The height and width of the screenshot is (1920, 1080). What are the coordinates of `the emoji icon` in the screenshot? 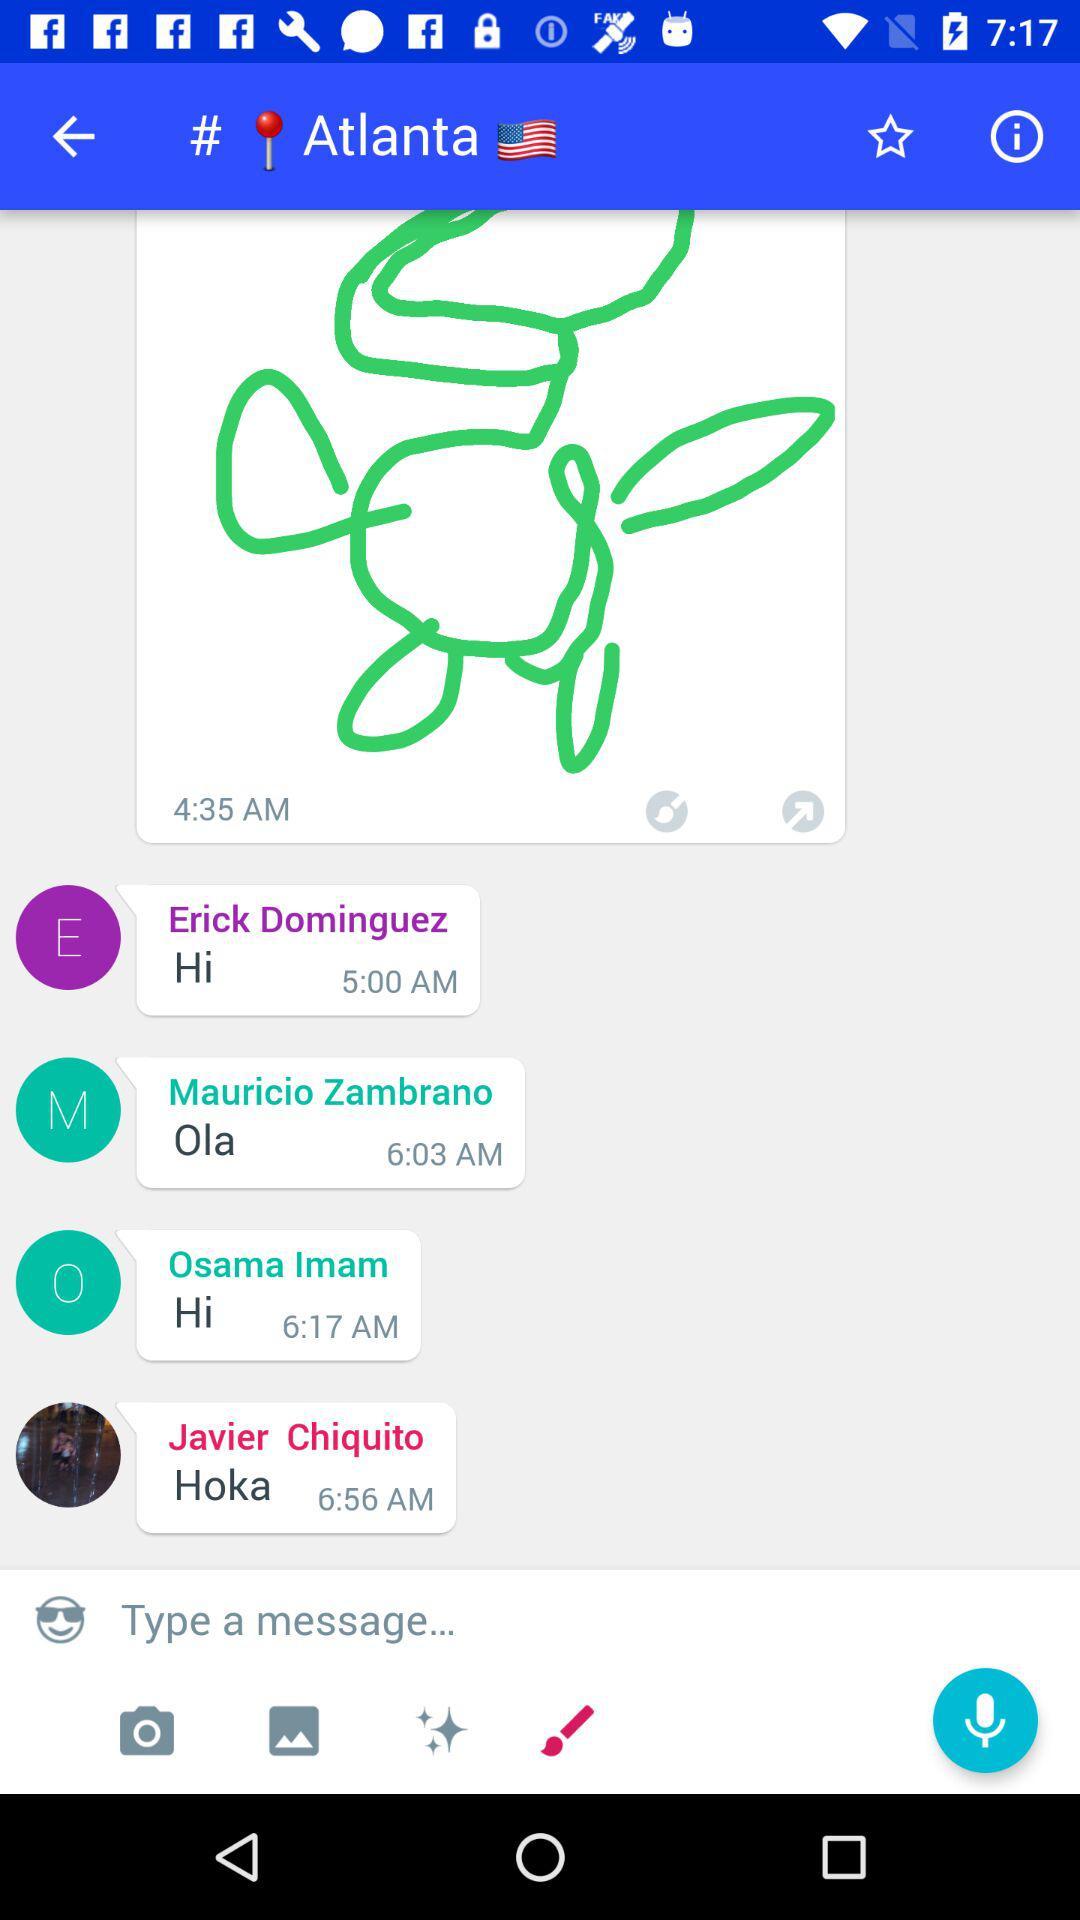 It's located at (59, 1618).